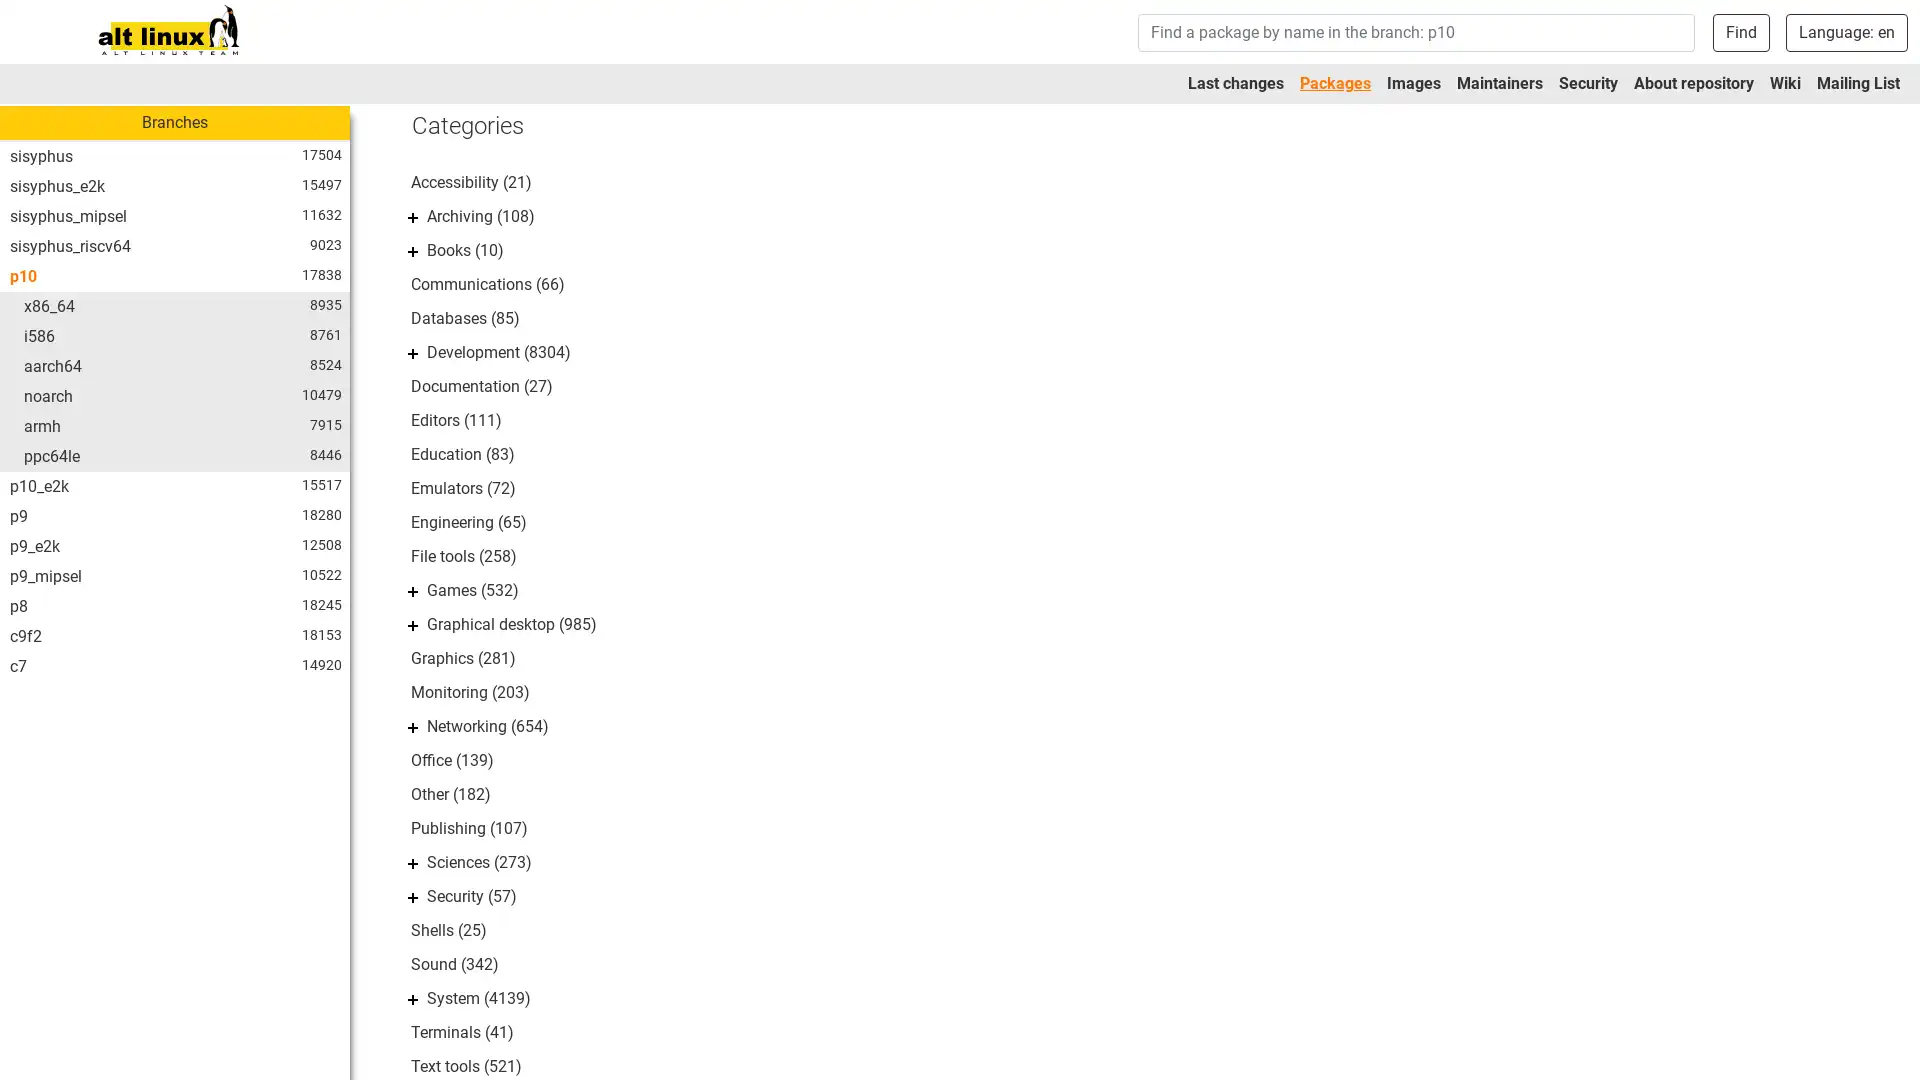 The height and width of the screenshot is (1080, 1920). What do you see at coordinates (1740, 31) in the screenshot?
I see `Find` at bounding box center [1740, 31].